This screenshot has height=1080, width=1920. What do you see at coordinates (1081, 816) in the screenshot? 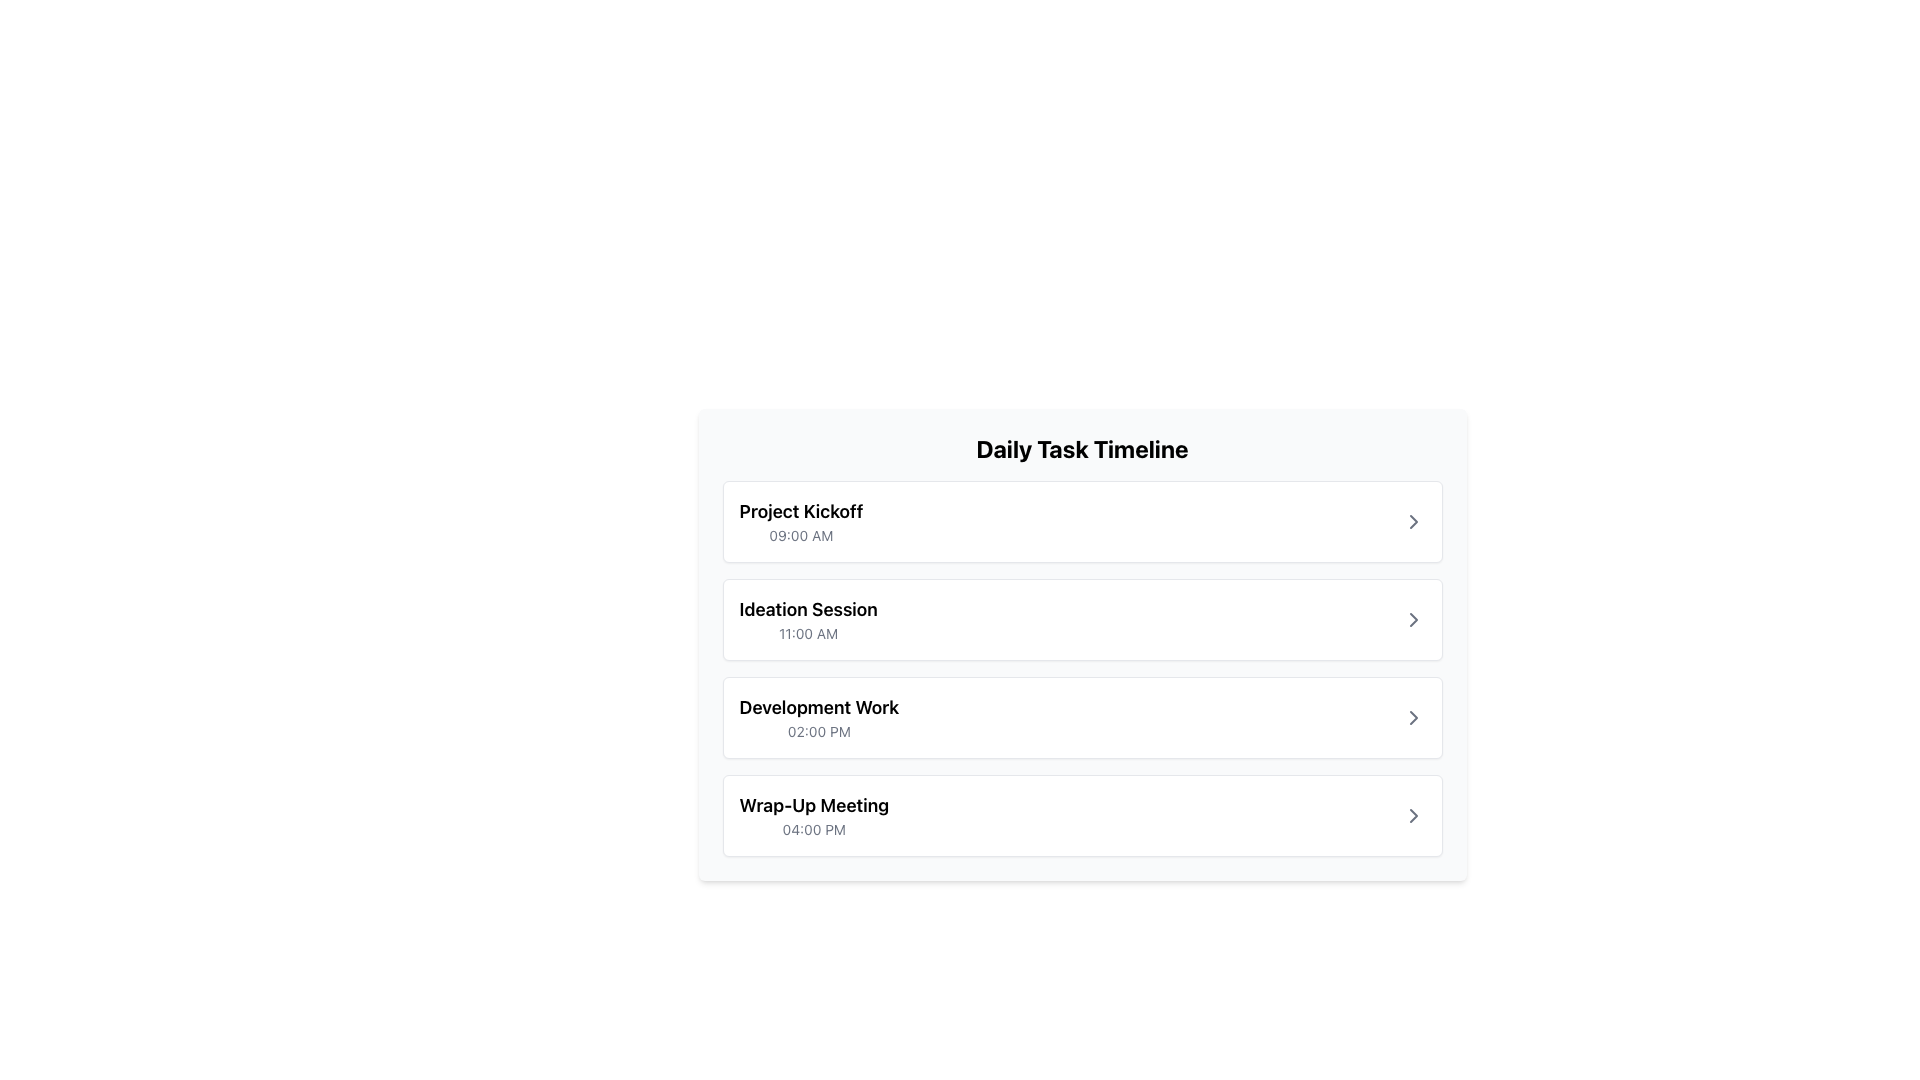
I see `the 'Wrap-Up Meeting' card with a white background and rounded corners, located at the bottom of the 'Daily Task Timeline' section` at bounding box center [1081, 816].